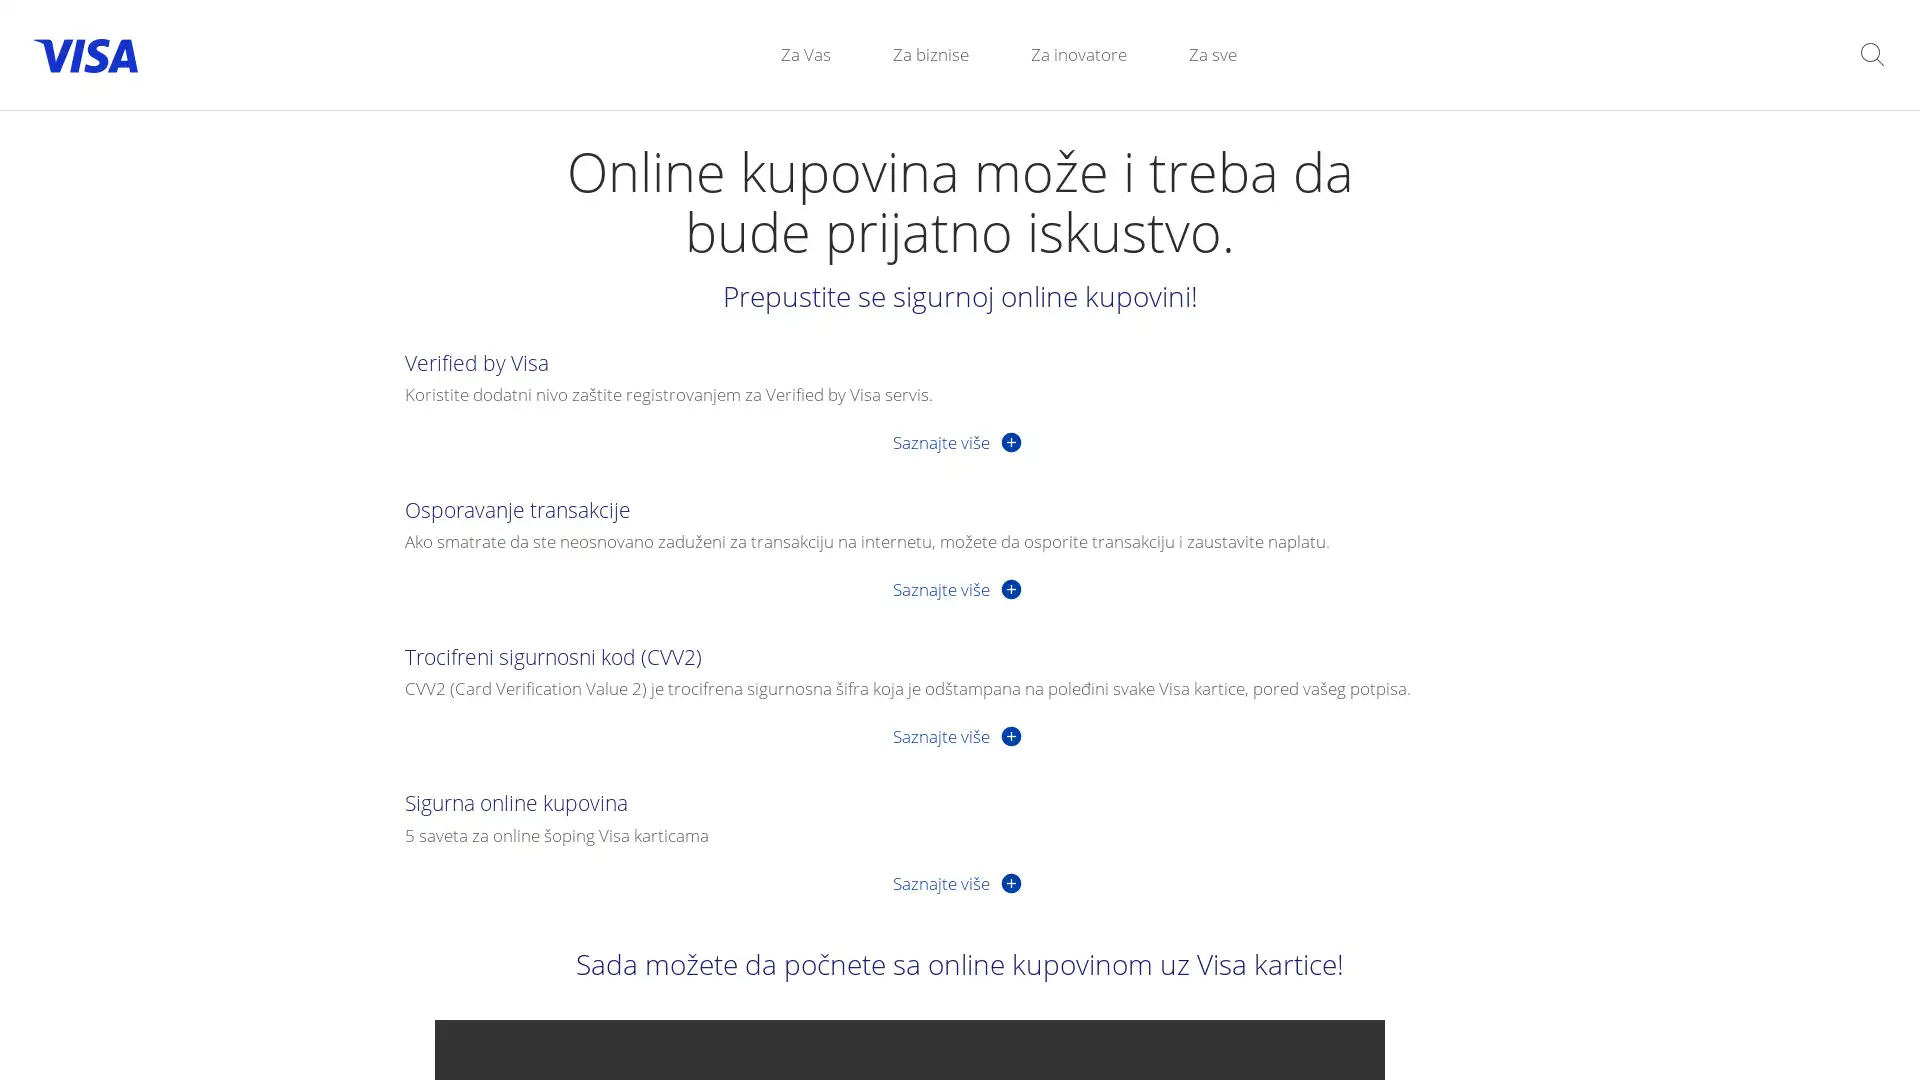 This screenshot has height=1080, width=1920. What do you see at coordinates (958, 440) in the screenshot?
I see `Saznajte vise` at bounding box center [958, 440].